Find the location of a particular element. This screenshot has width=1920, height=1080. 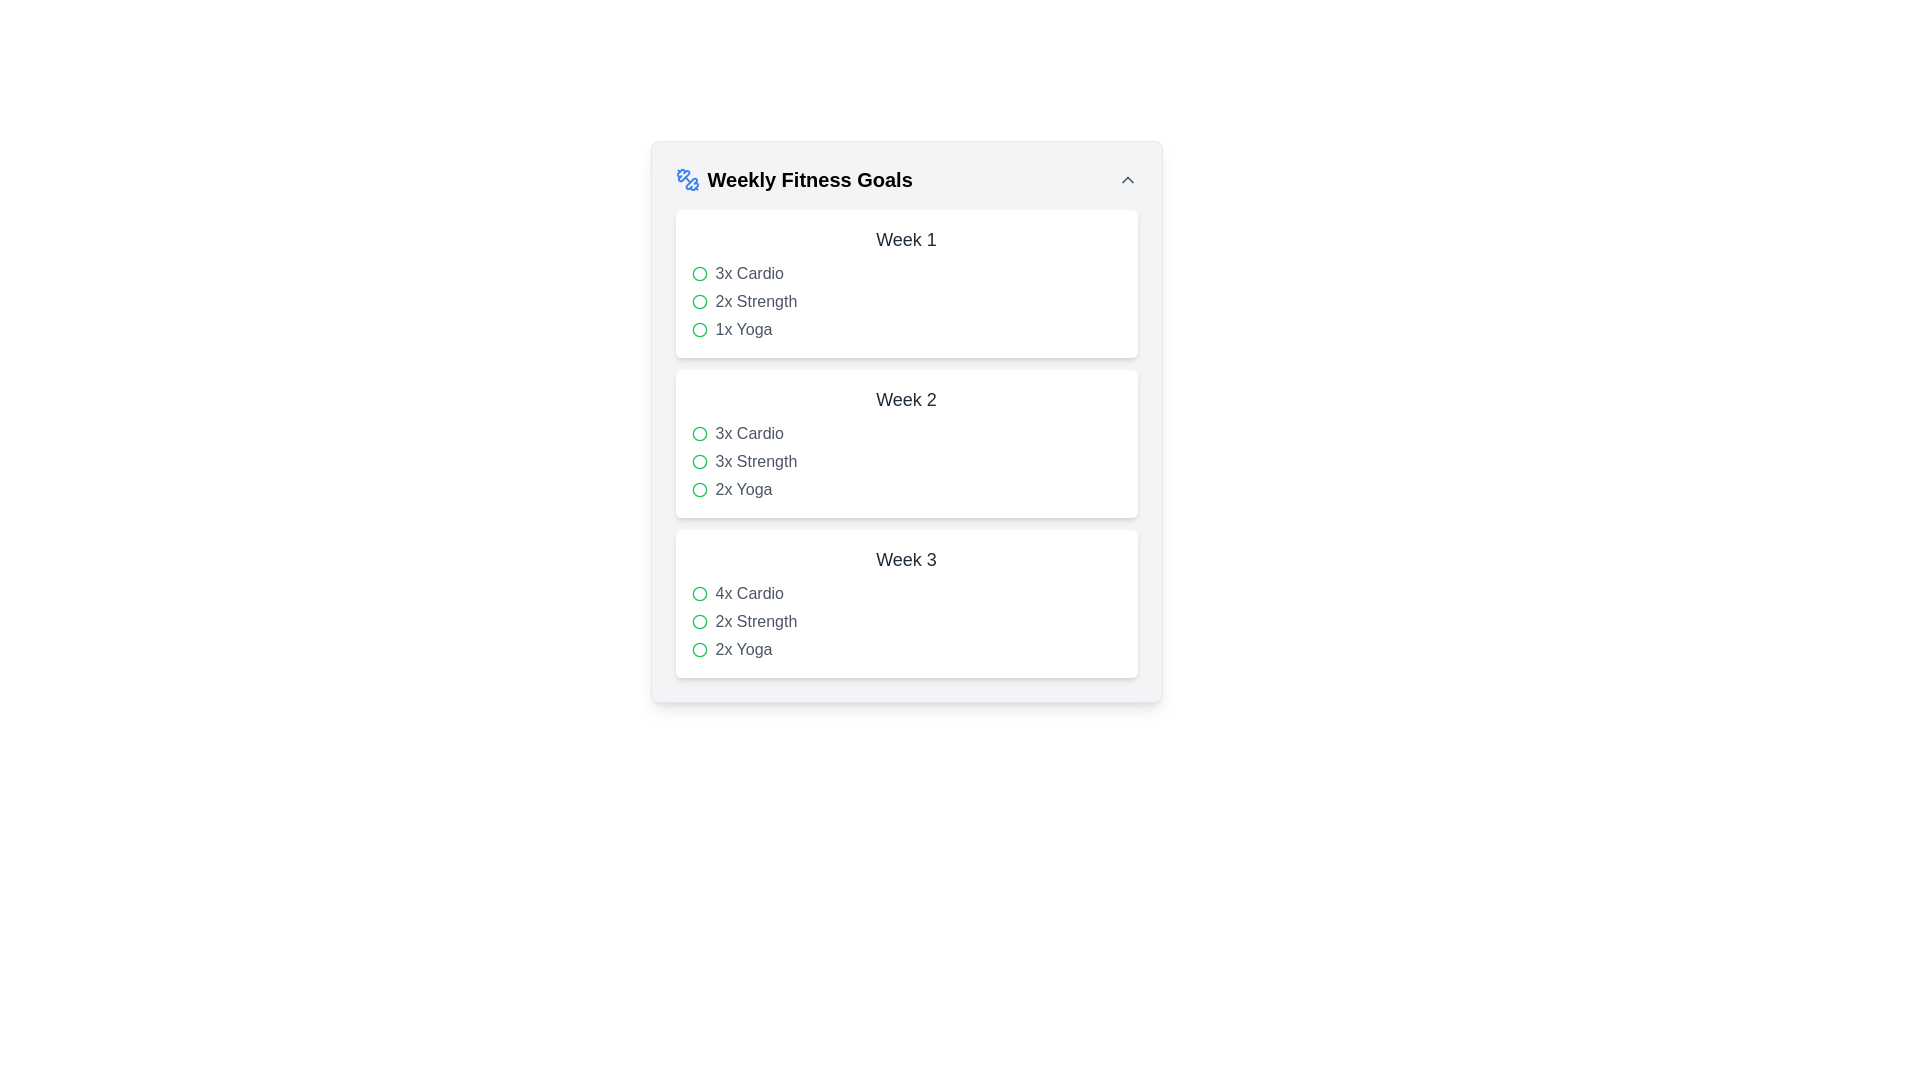

on the '4x Cardio' list item, which represents a fitness activity entry under 'Week 3' in the vertical list is located at coordinates (905, 593).